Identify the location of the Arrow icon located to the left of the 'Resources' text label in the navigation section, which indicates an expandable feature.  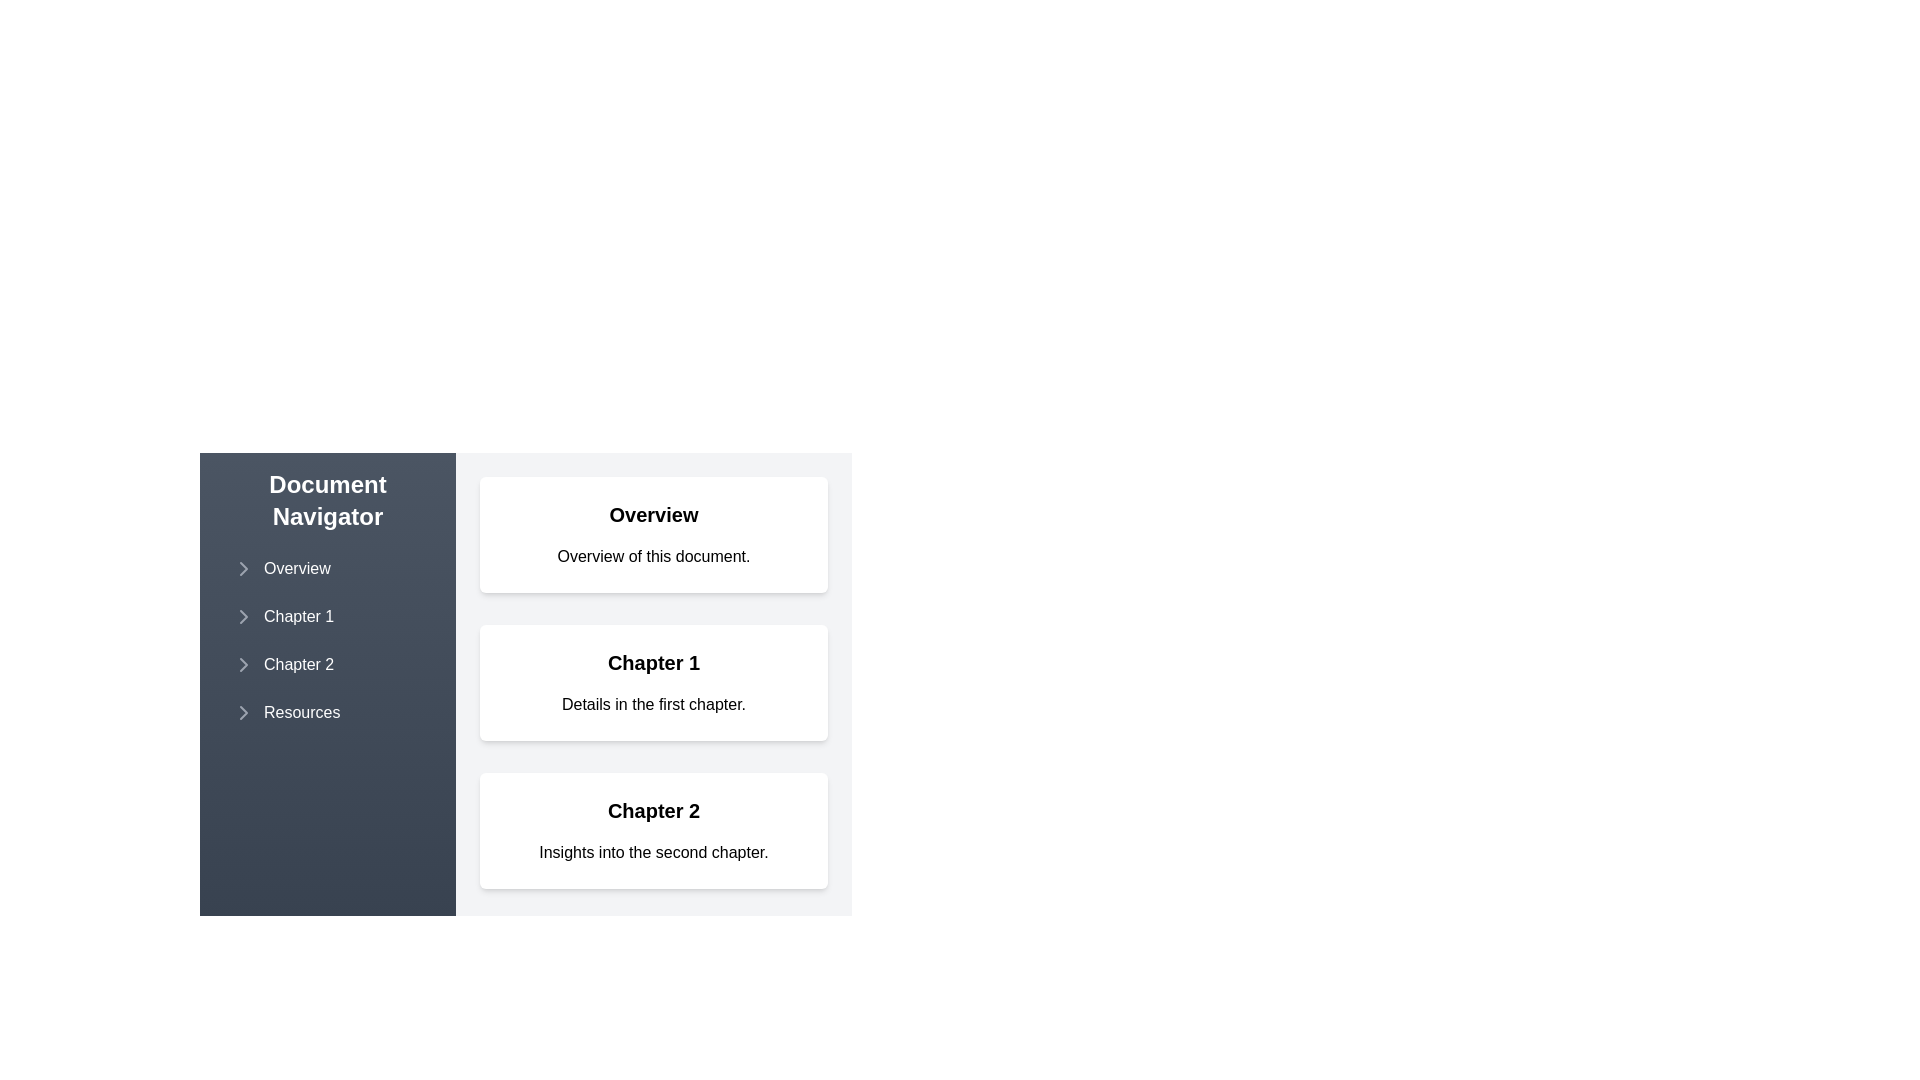
(243, 712).